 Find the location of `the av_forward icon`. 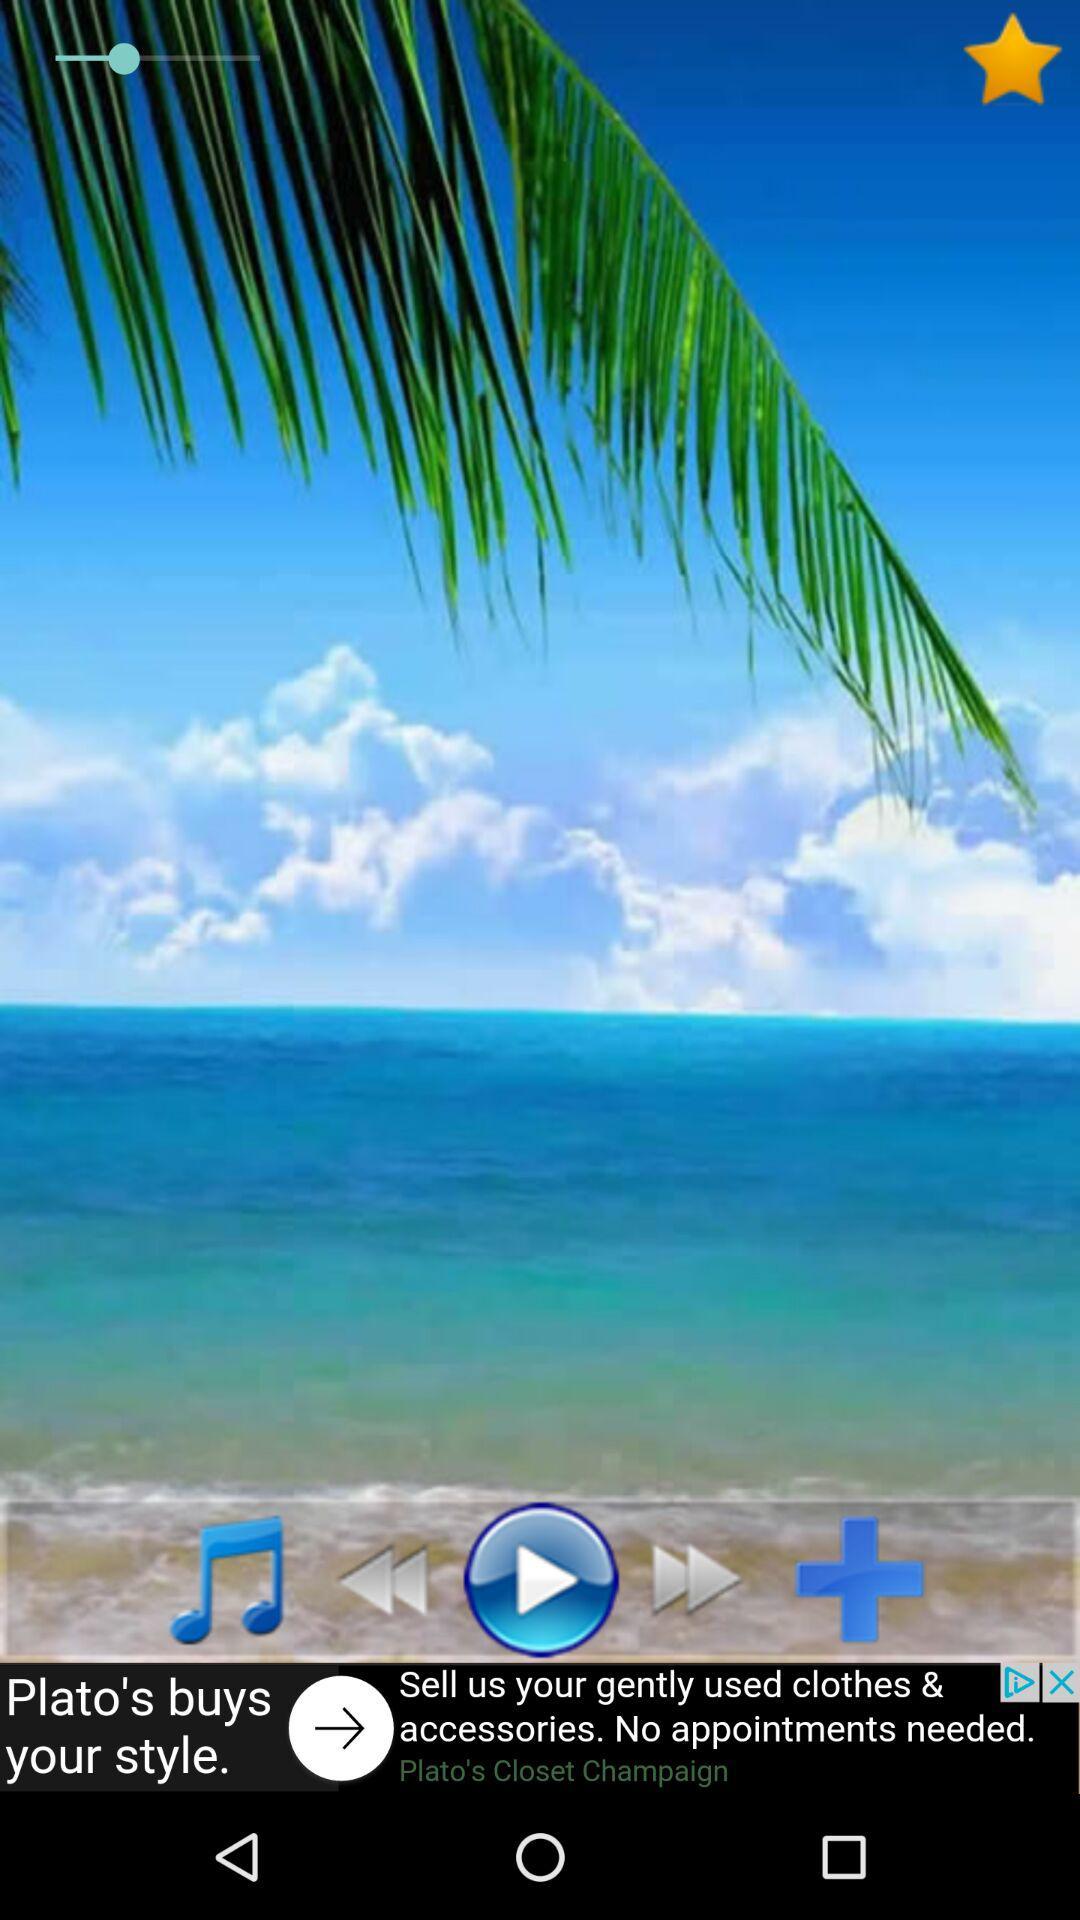

the av_forward icon is located at coordinates (707, 1577).